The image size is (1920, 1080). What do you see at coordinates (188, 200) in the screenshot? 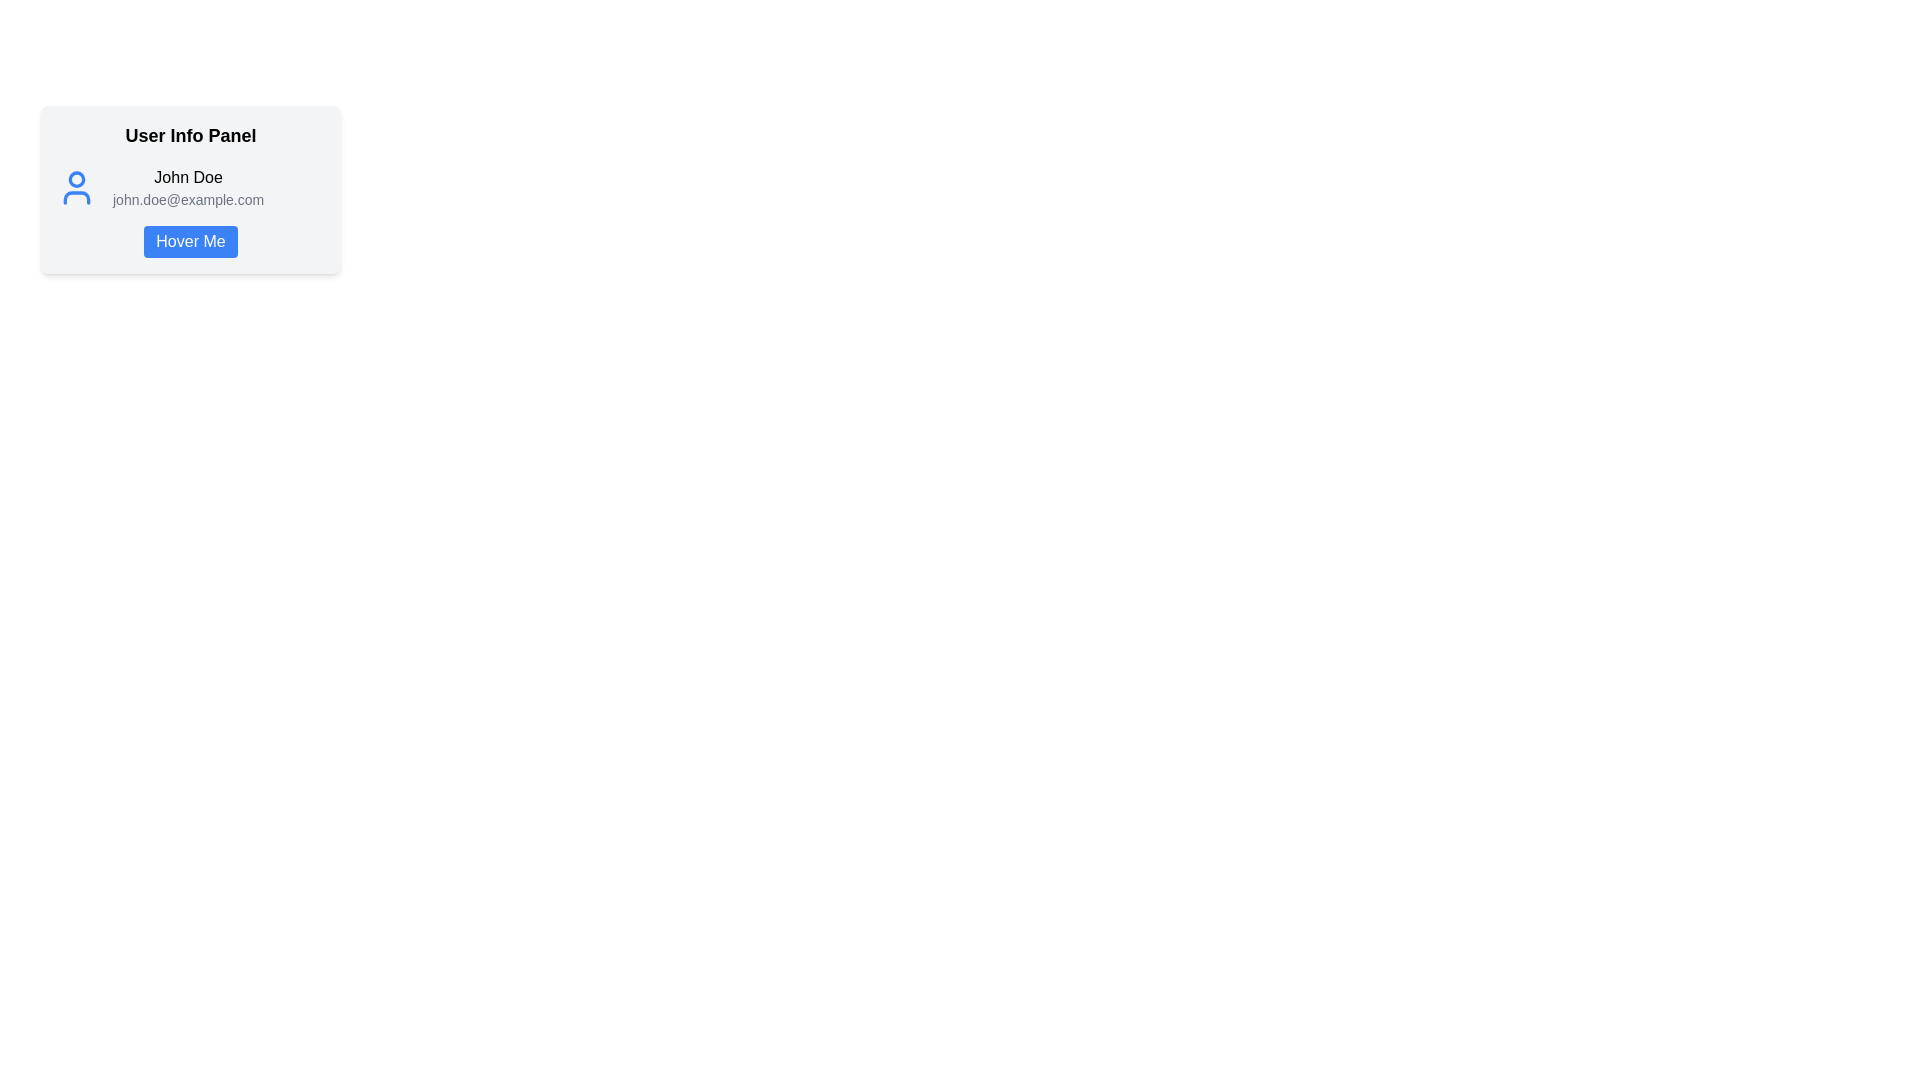
I see `the static text label displaying 'john.doe@example.com', which is located directly below the bold text 'John Doe' in the user information panel` at bounding box center [188, 200].